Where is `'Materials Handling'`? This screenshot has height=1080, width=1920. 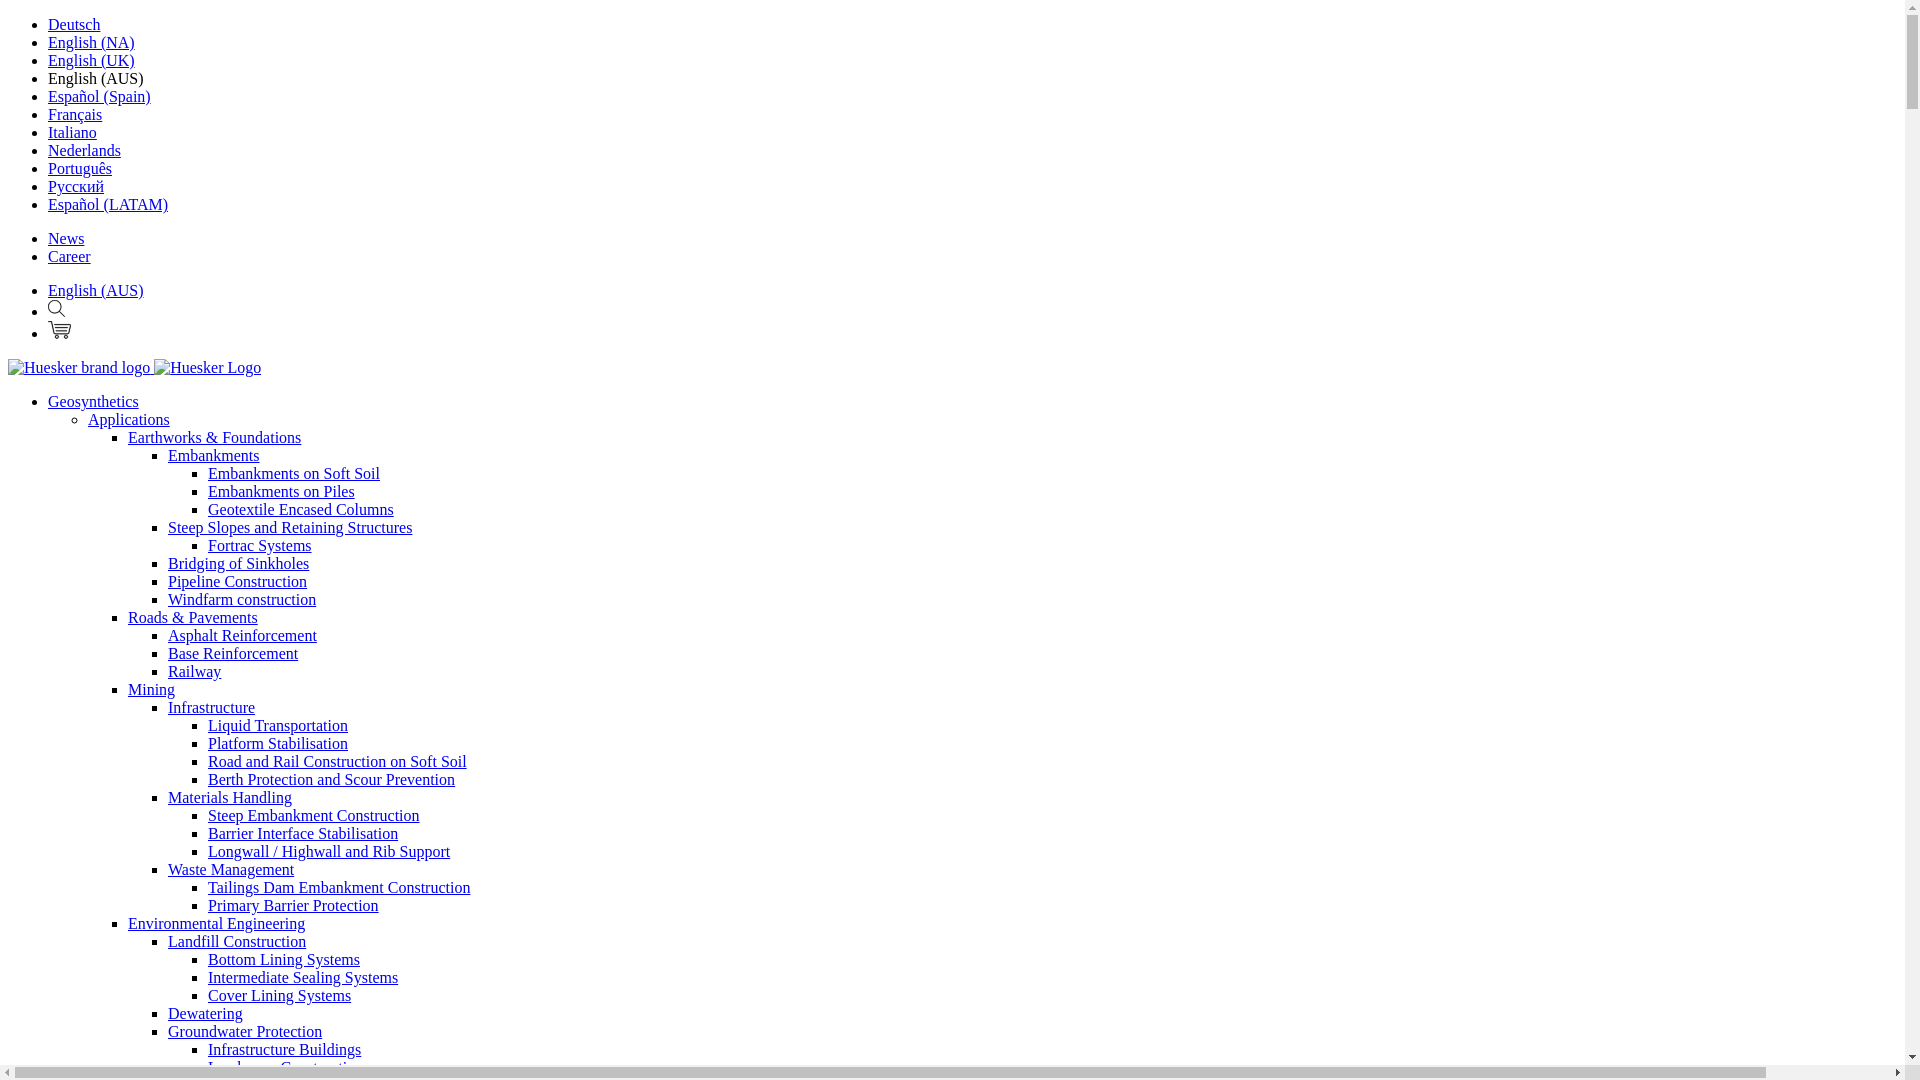 'Materials Handling' is located at coordinates (230, 796).